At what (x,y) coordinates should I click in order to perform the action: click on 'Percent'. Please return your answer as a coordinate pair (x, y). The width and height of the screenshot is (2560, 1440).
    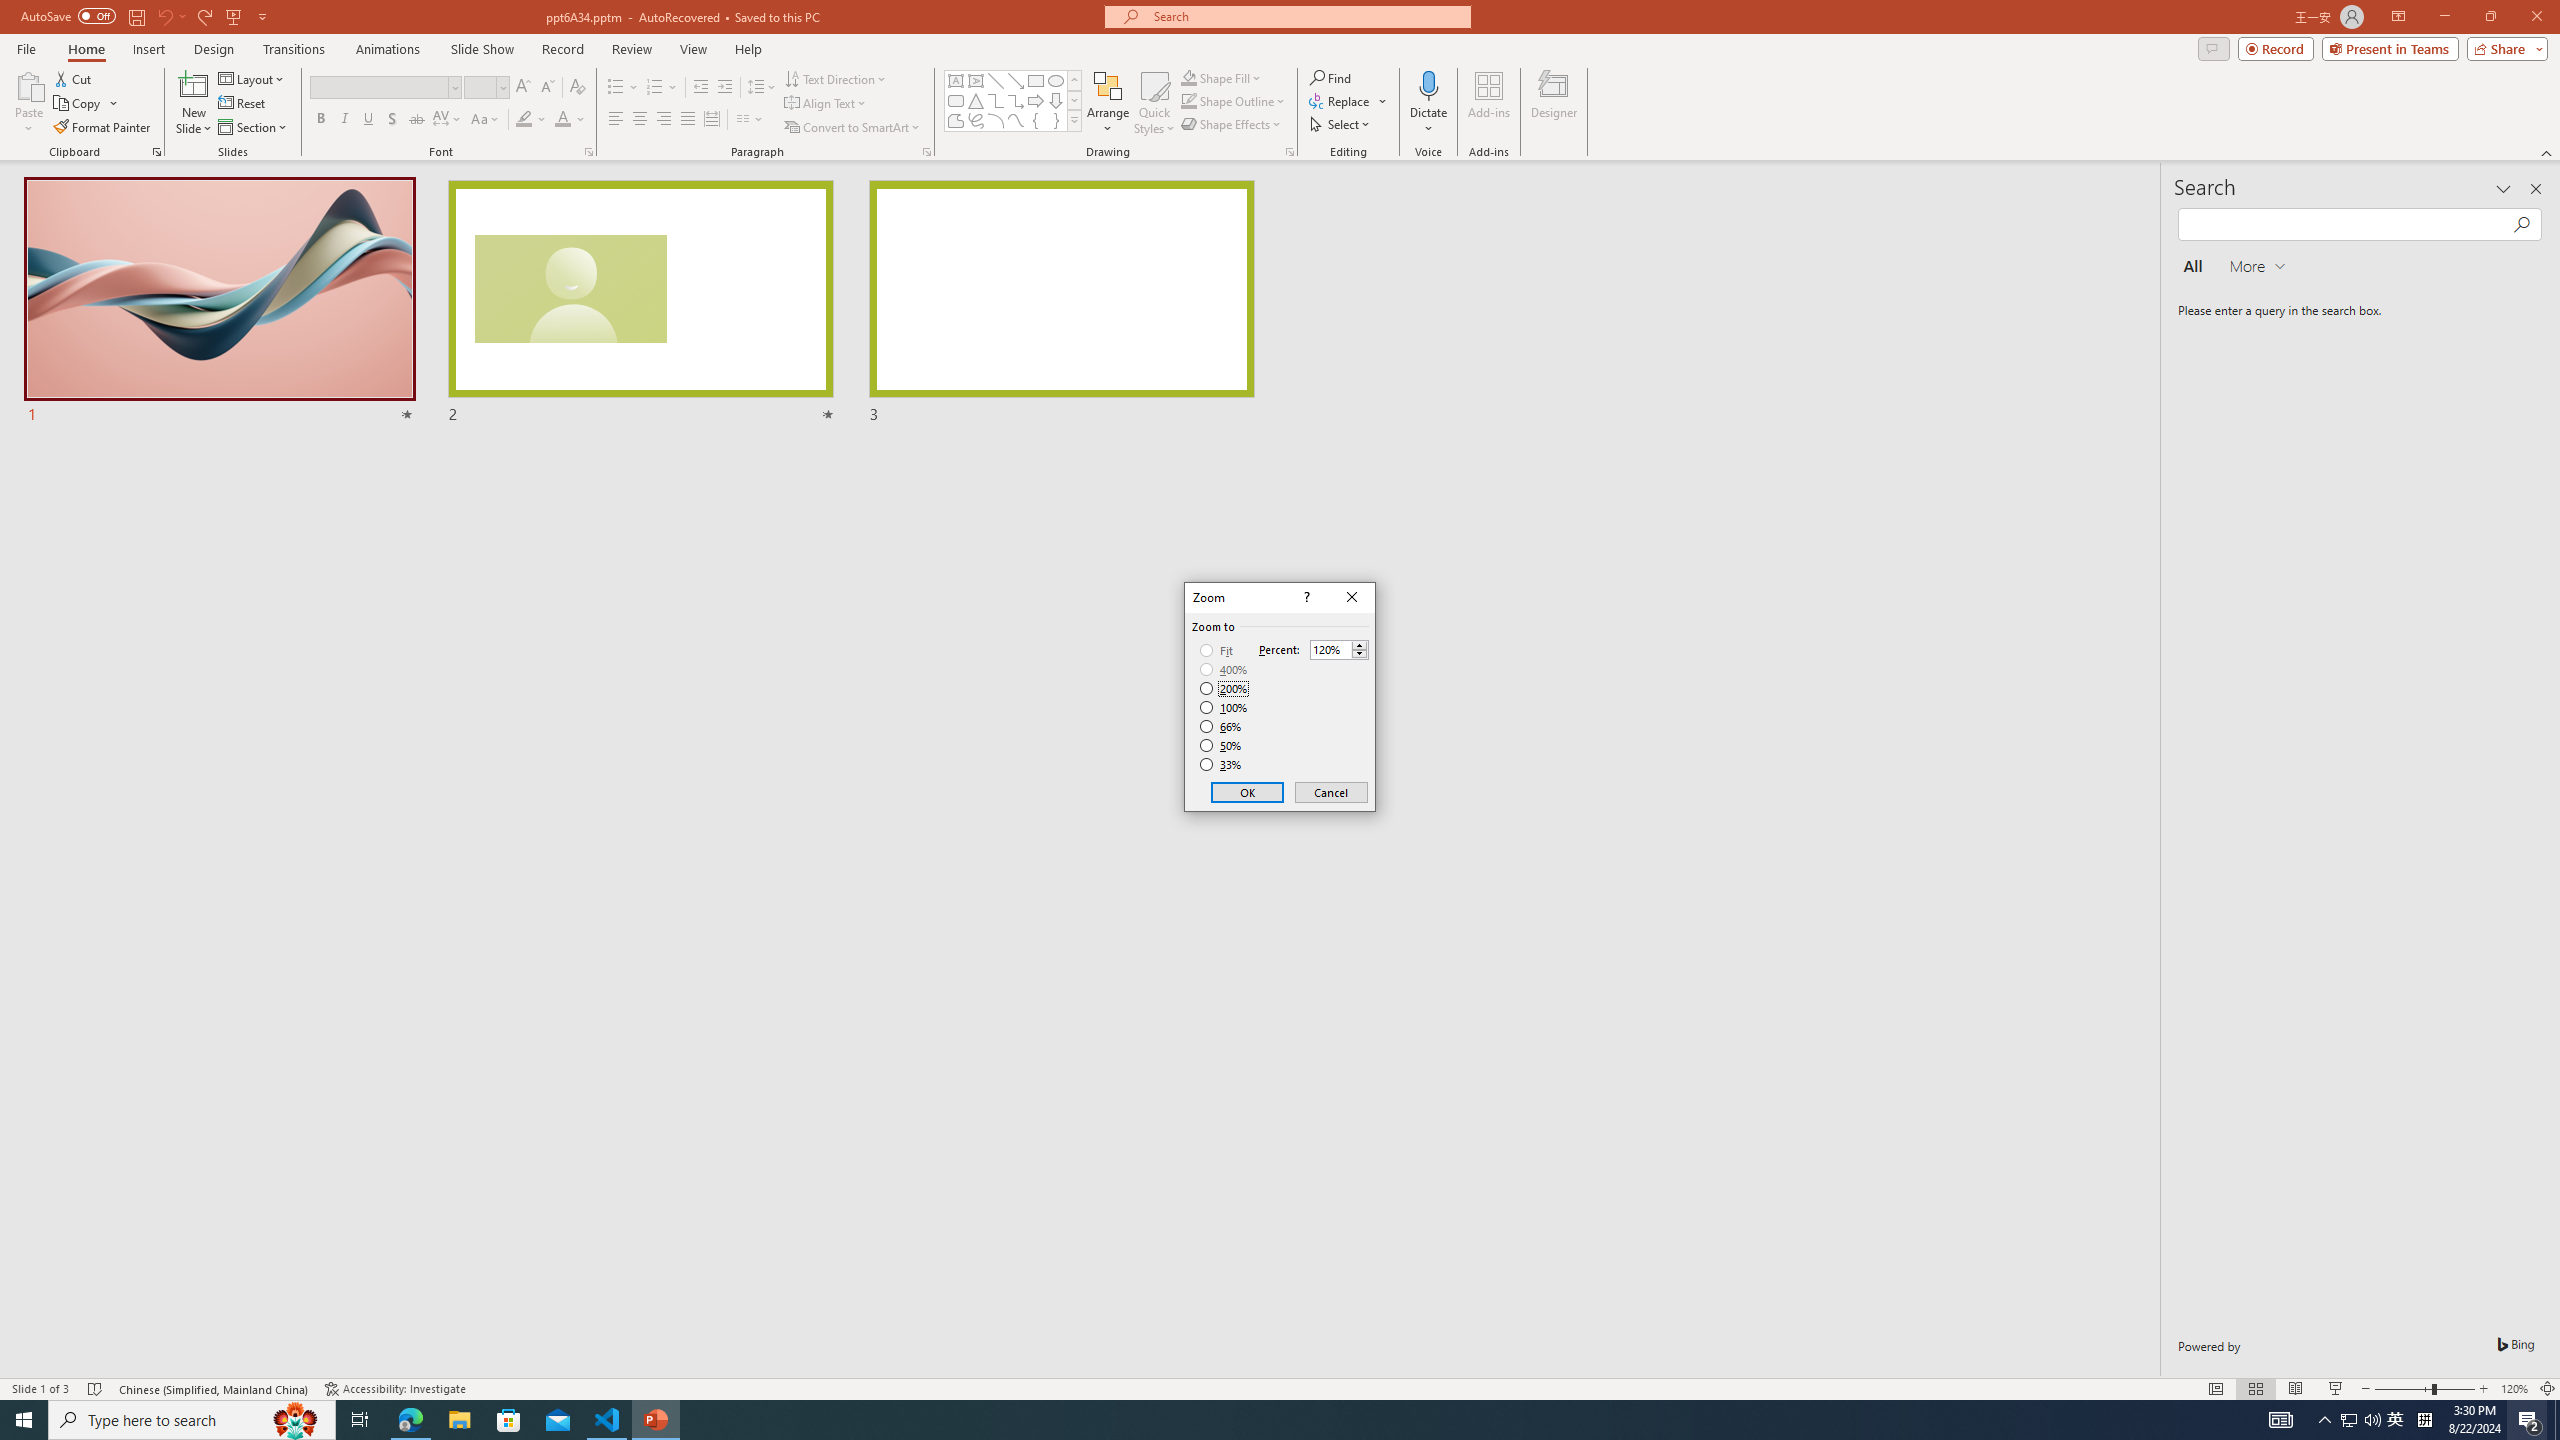
    Looking at the image, I should click on (1340, 648).